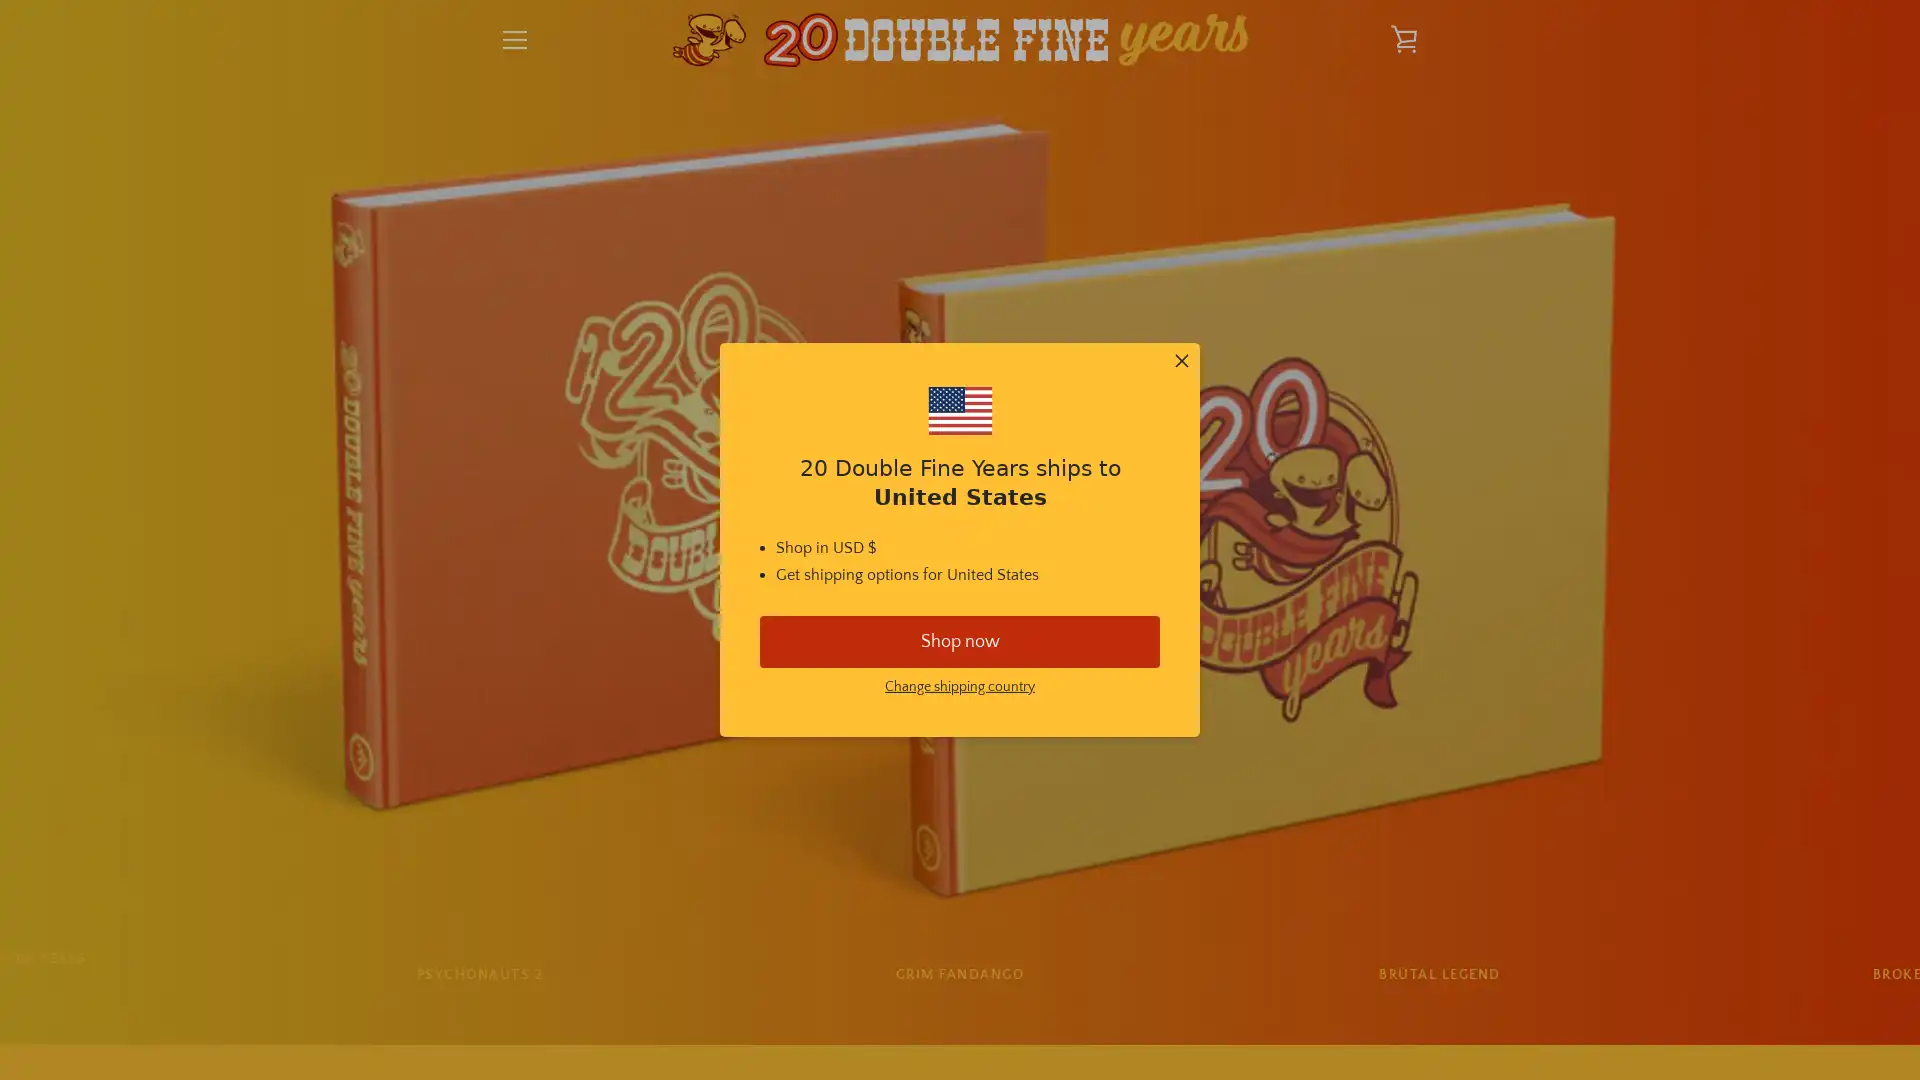  I want to click on SLIDE 3 GRIM FANDANGO, so click(958, 974).